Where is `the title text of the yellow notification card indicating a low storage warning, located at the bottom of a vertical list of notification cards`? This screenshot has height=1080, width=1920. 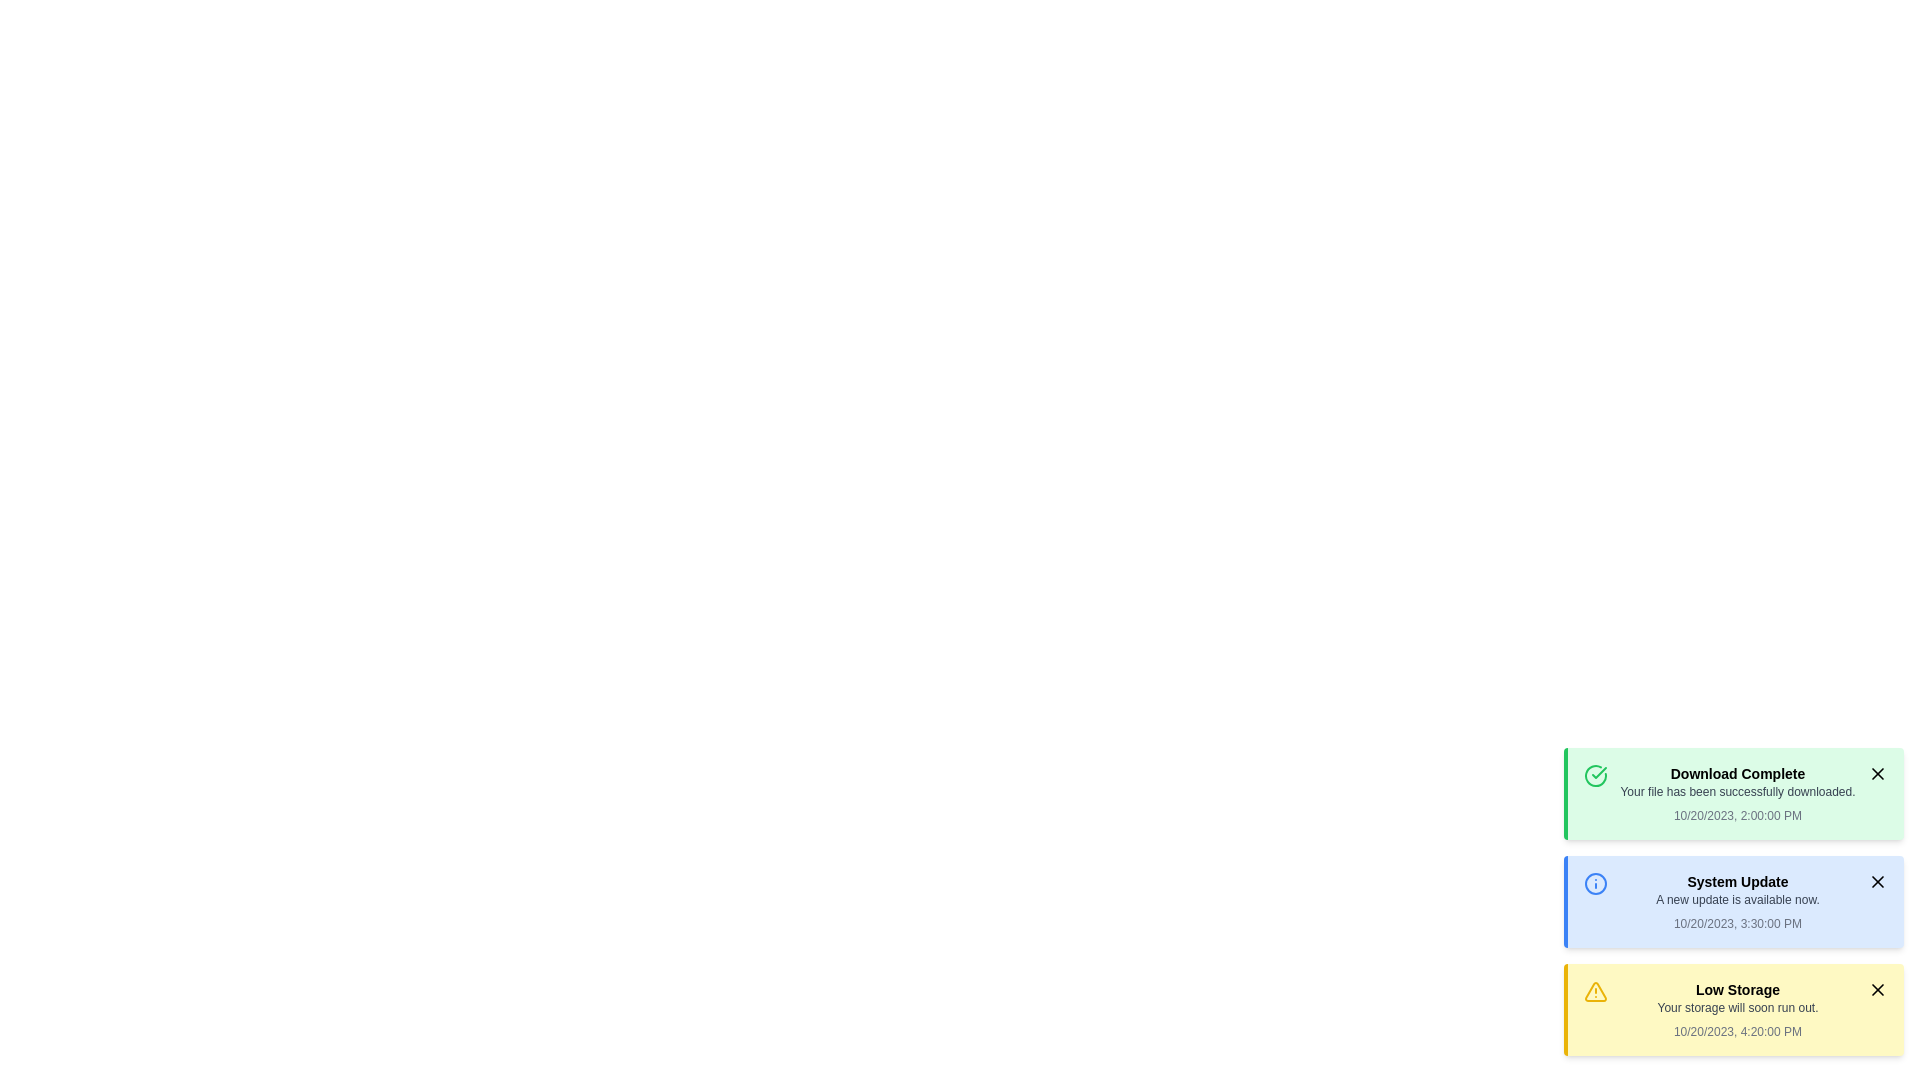
the title text of the yellow notification card indicating a low storage warning, located at the bottom of a vertical list of notification cards is located at coordinates (1736, 990).